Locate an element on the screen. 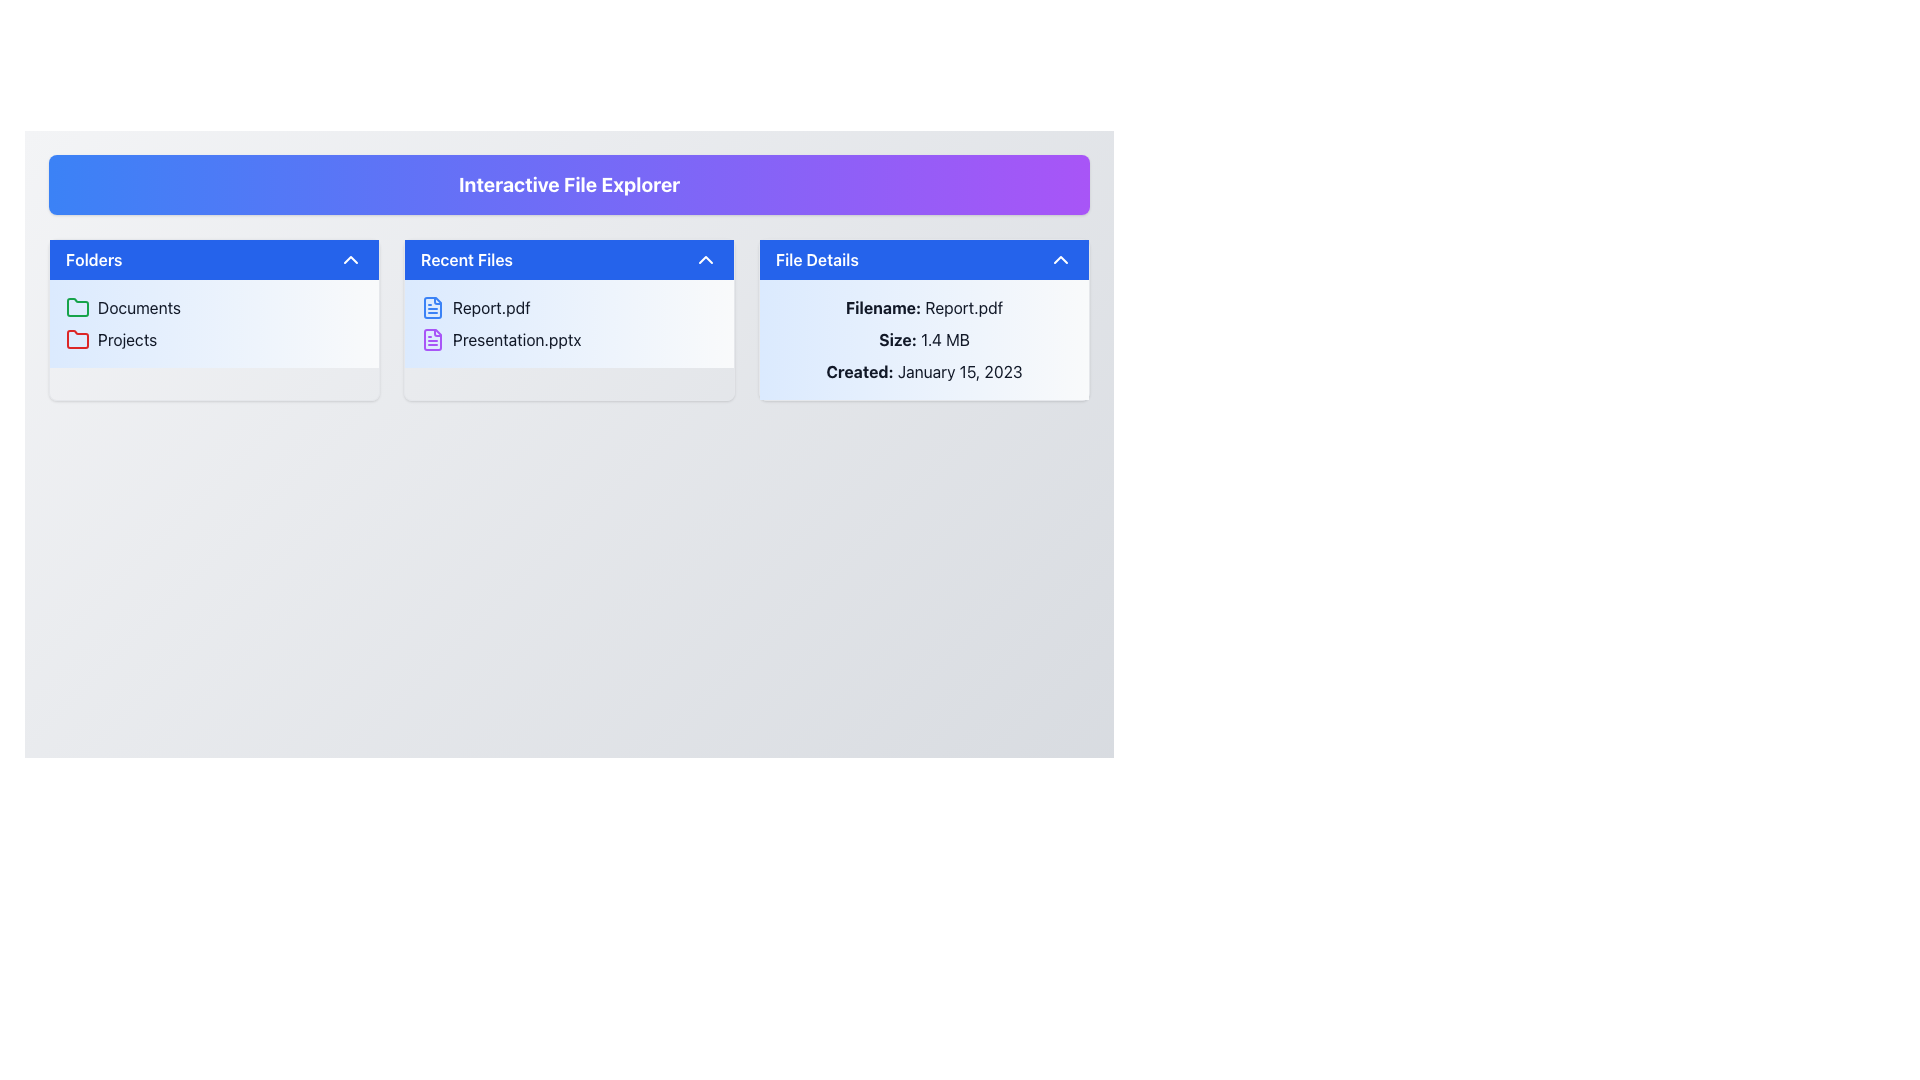  the red folder icon located under the 'Folders' section next to the label 'Projects' is located at coordinates (77, 338).